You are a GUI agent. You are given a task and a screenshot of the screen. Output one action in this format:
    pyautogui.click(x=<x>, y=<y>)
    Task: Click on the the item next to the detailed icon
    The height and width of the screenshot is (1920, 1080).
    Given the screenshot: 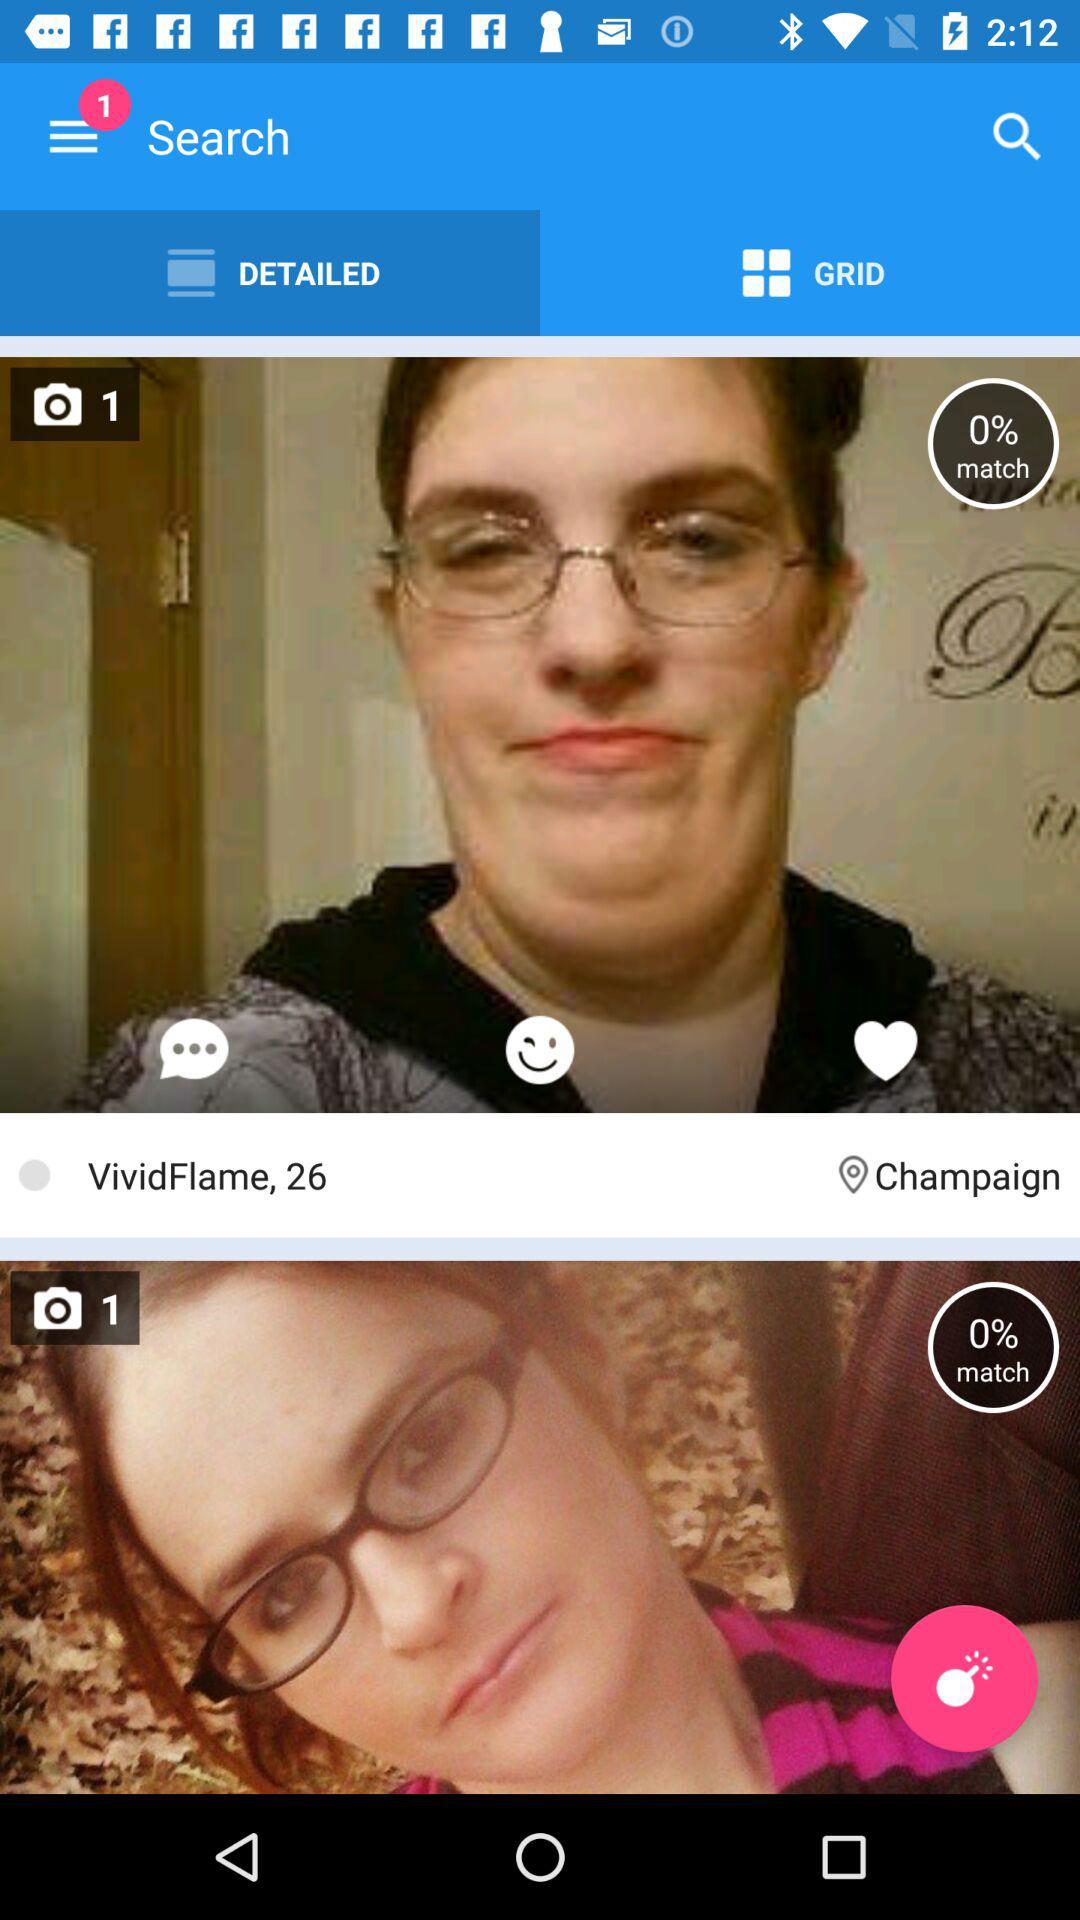 What is the action you would take?
    pyautogui.click(x=72, y=135)
    